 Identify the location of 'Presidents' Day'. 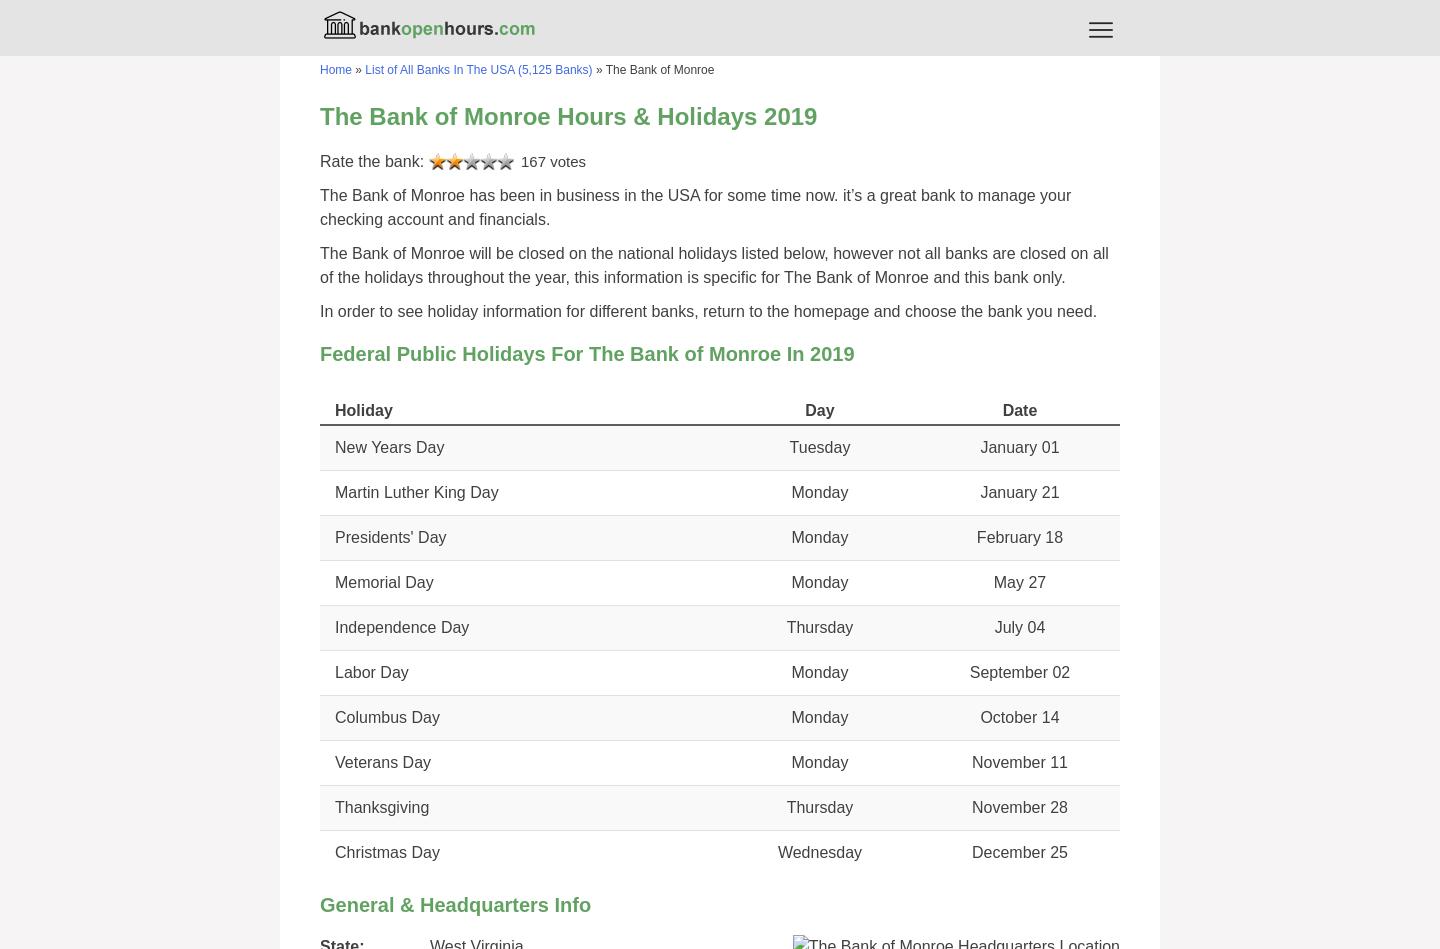
(389, 536).